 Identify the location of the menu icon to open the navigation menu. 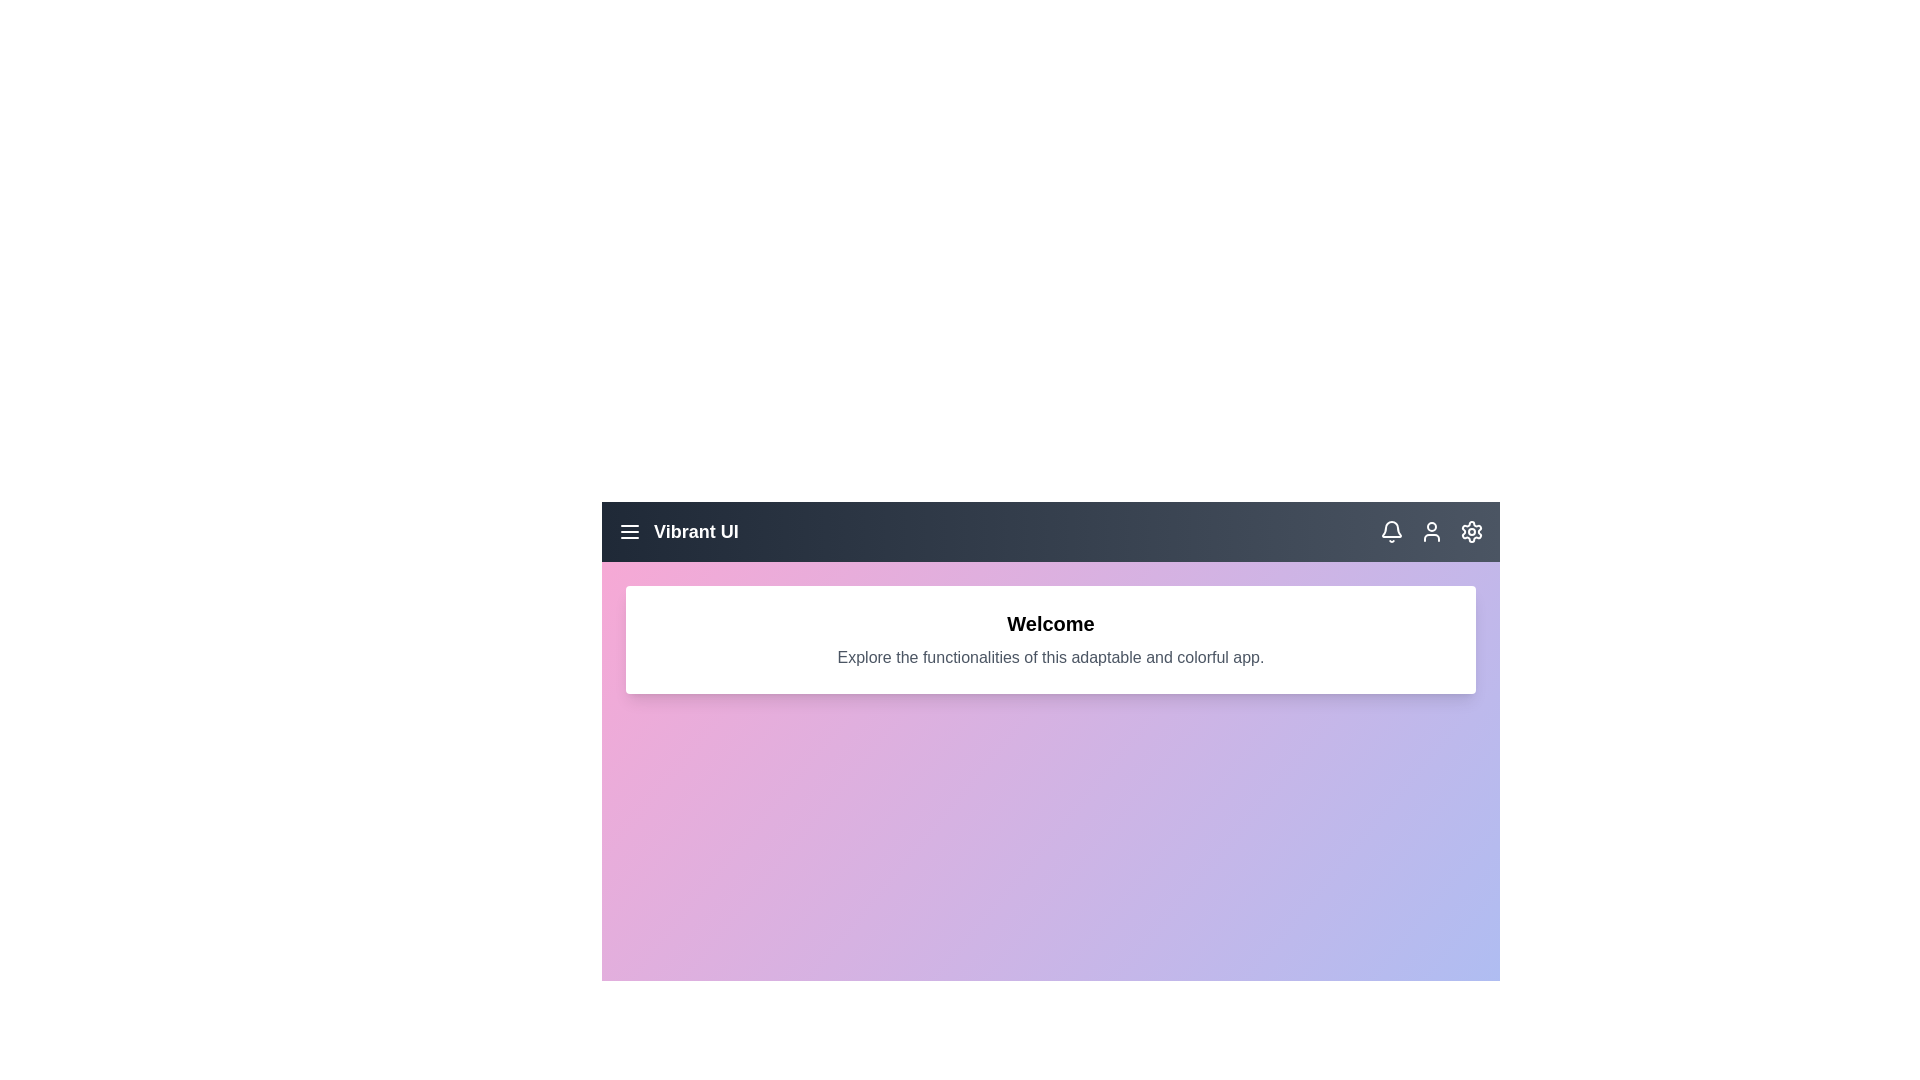
(628, 531).